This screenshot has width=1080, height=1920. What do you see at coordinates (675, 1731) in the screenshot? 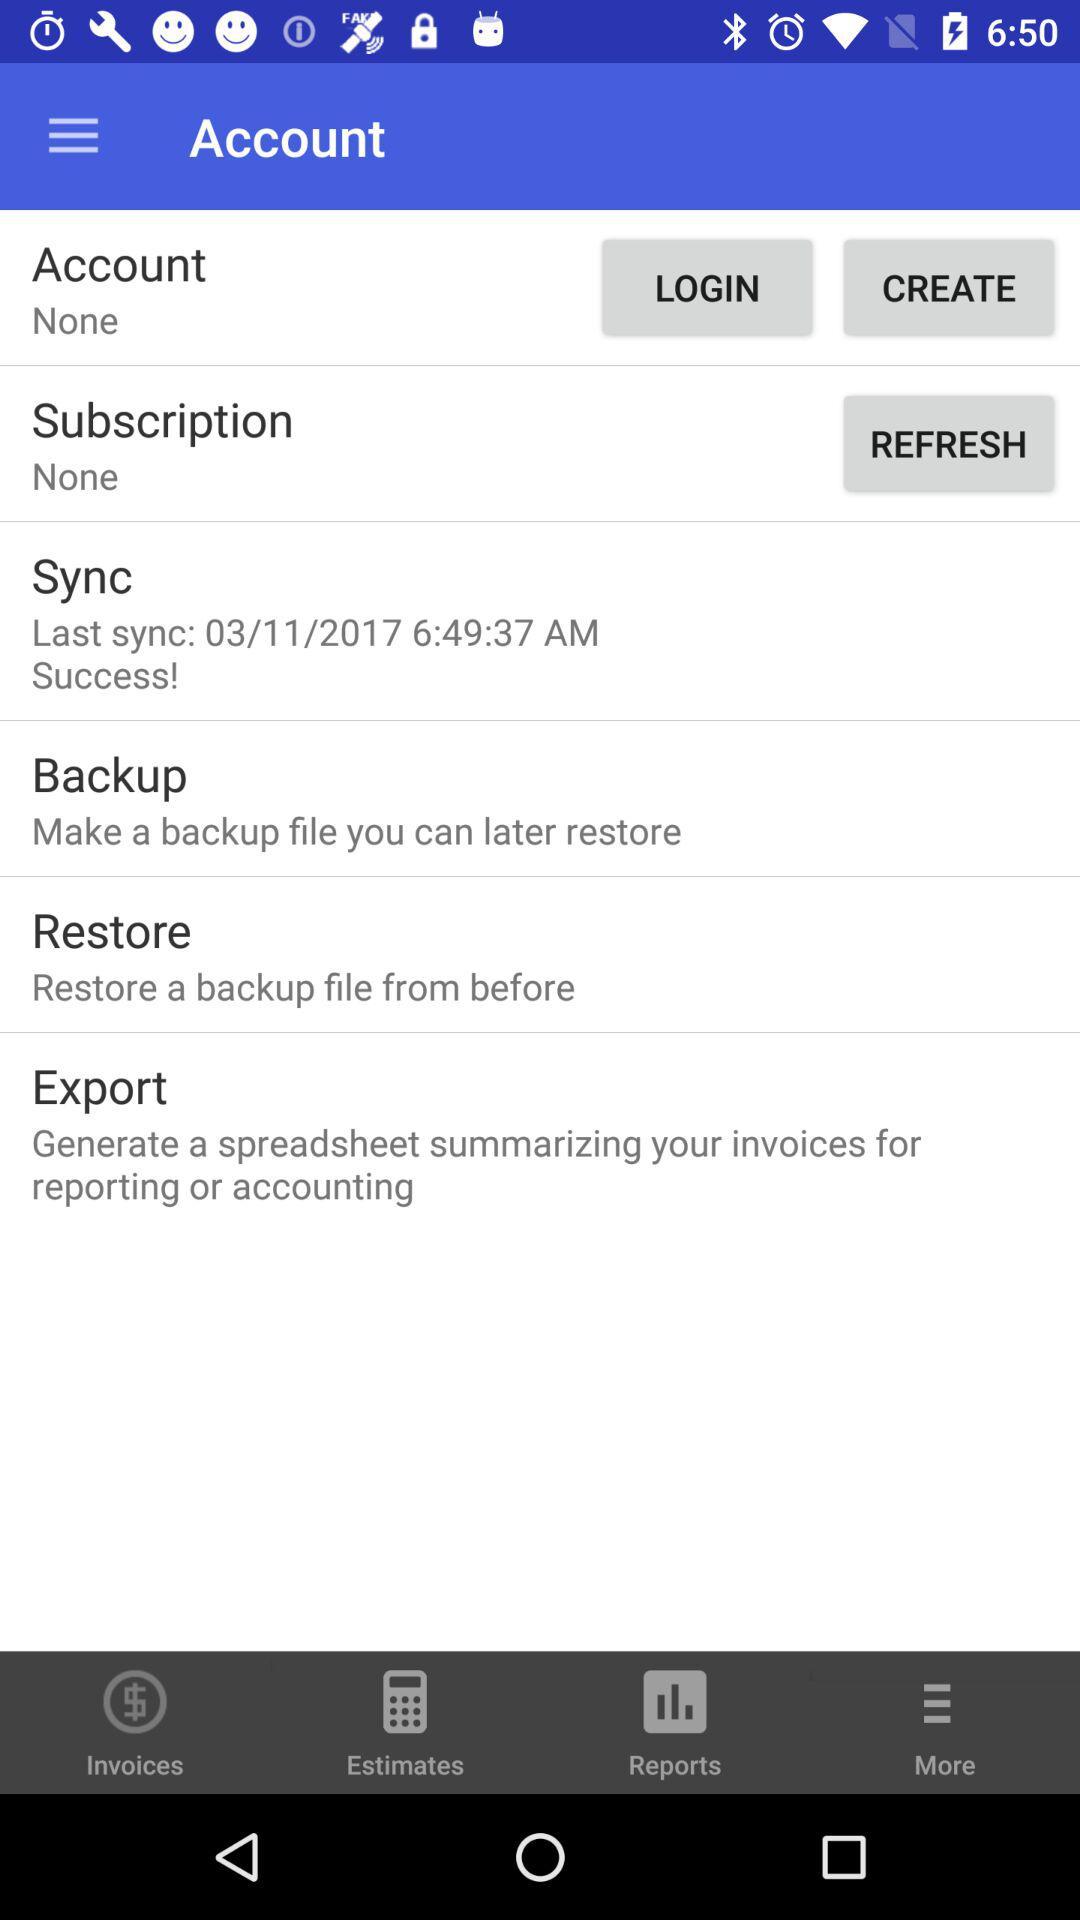
I see `the last but one button in the bottom menu bar` at bounding box center [675, 1731].